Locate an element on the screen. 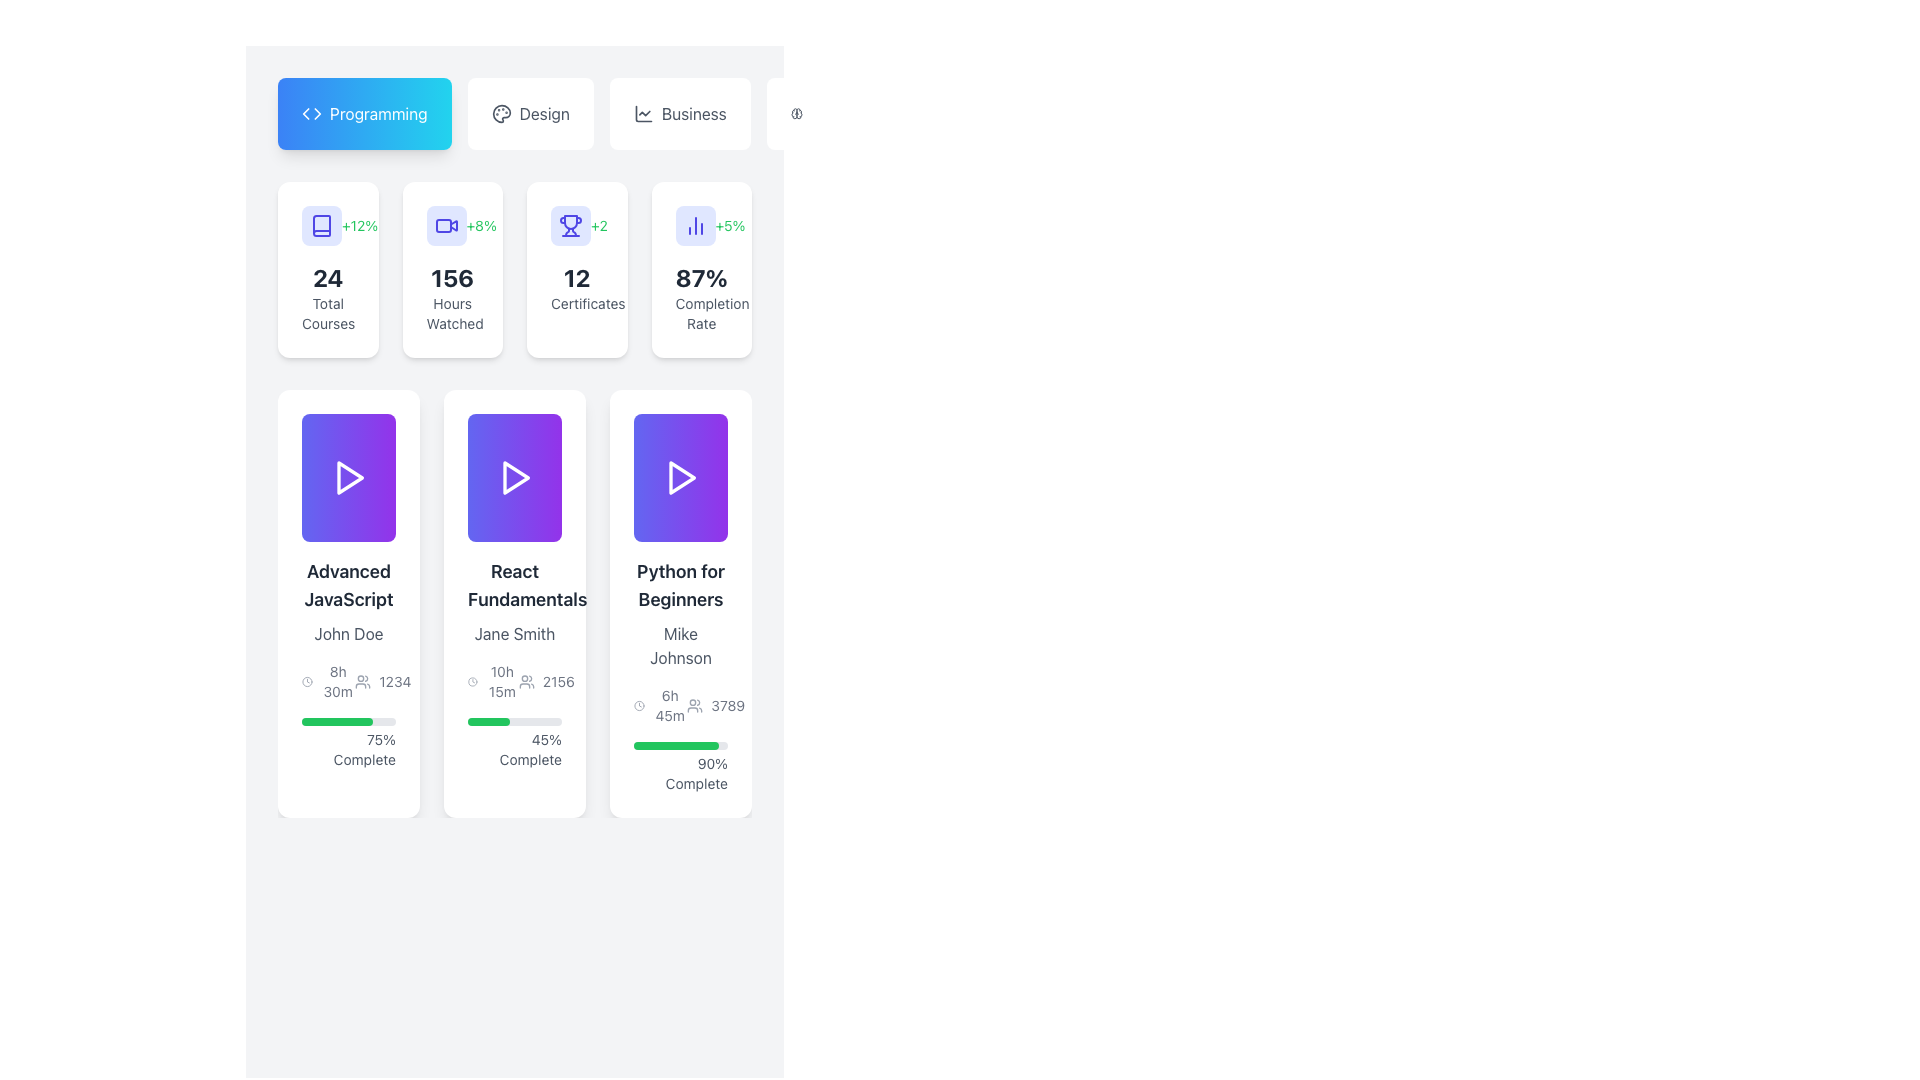 The width and height of the screenshot is (1920, 1080). text displayed on the gray text label showing '3789', located under the 'Python for Beginners' card in the course cards grid is located at coordinates (727, 704).